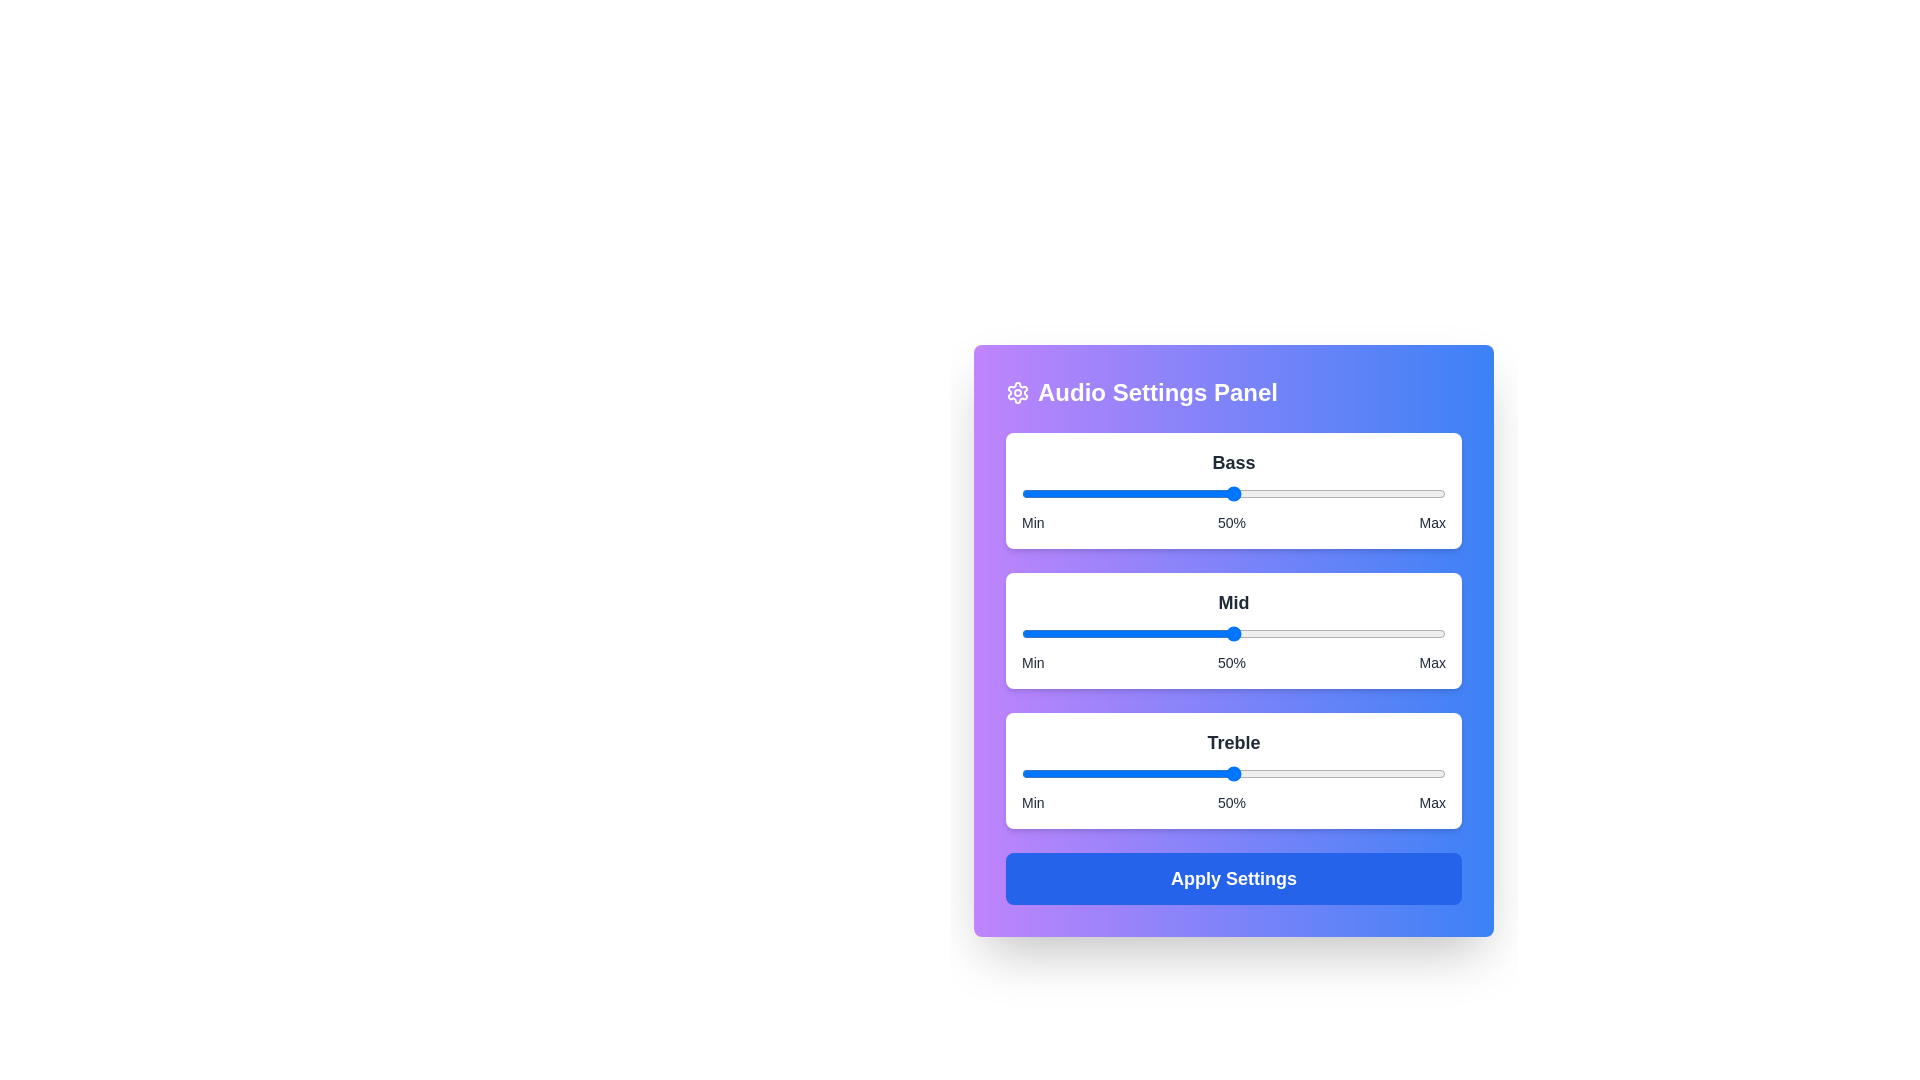  Describe the element at coordinates (1331, 633) in the screenshot. I see `slider` at that location.